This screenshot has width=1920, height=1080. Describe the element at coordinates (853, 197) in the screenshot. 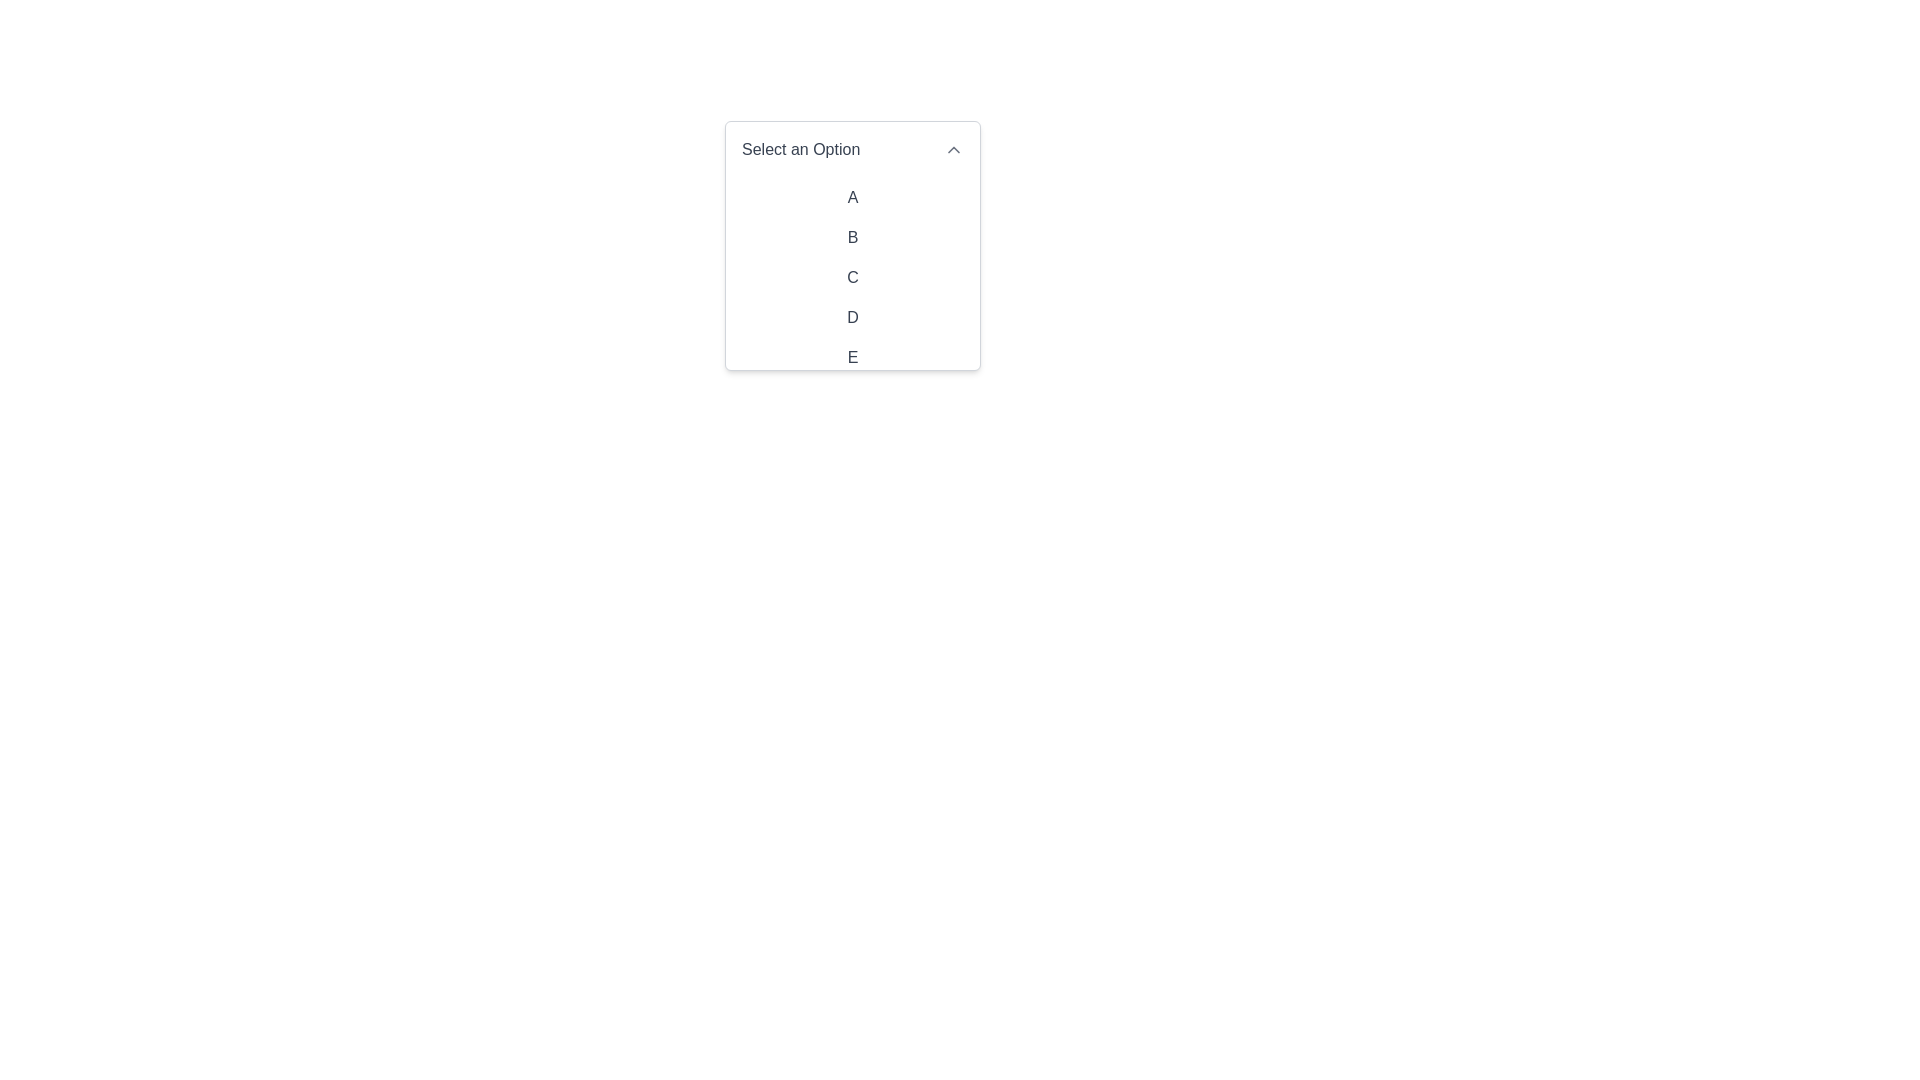

I see `the list item displaying the text 'A' in the dropdown menu, which is the first item in the vertical list located directly below the label 'Select an Option'` at that location.